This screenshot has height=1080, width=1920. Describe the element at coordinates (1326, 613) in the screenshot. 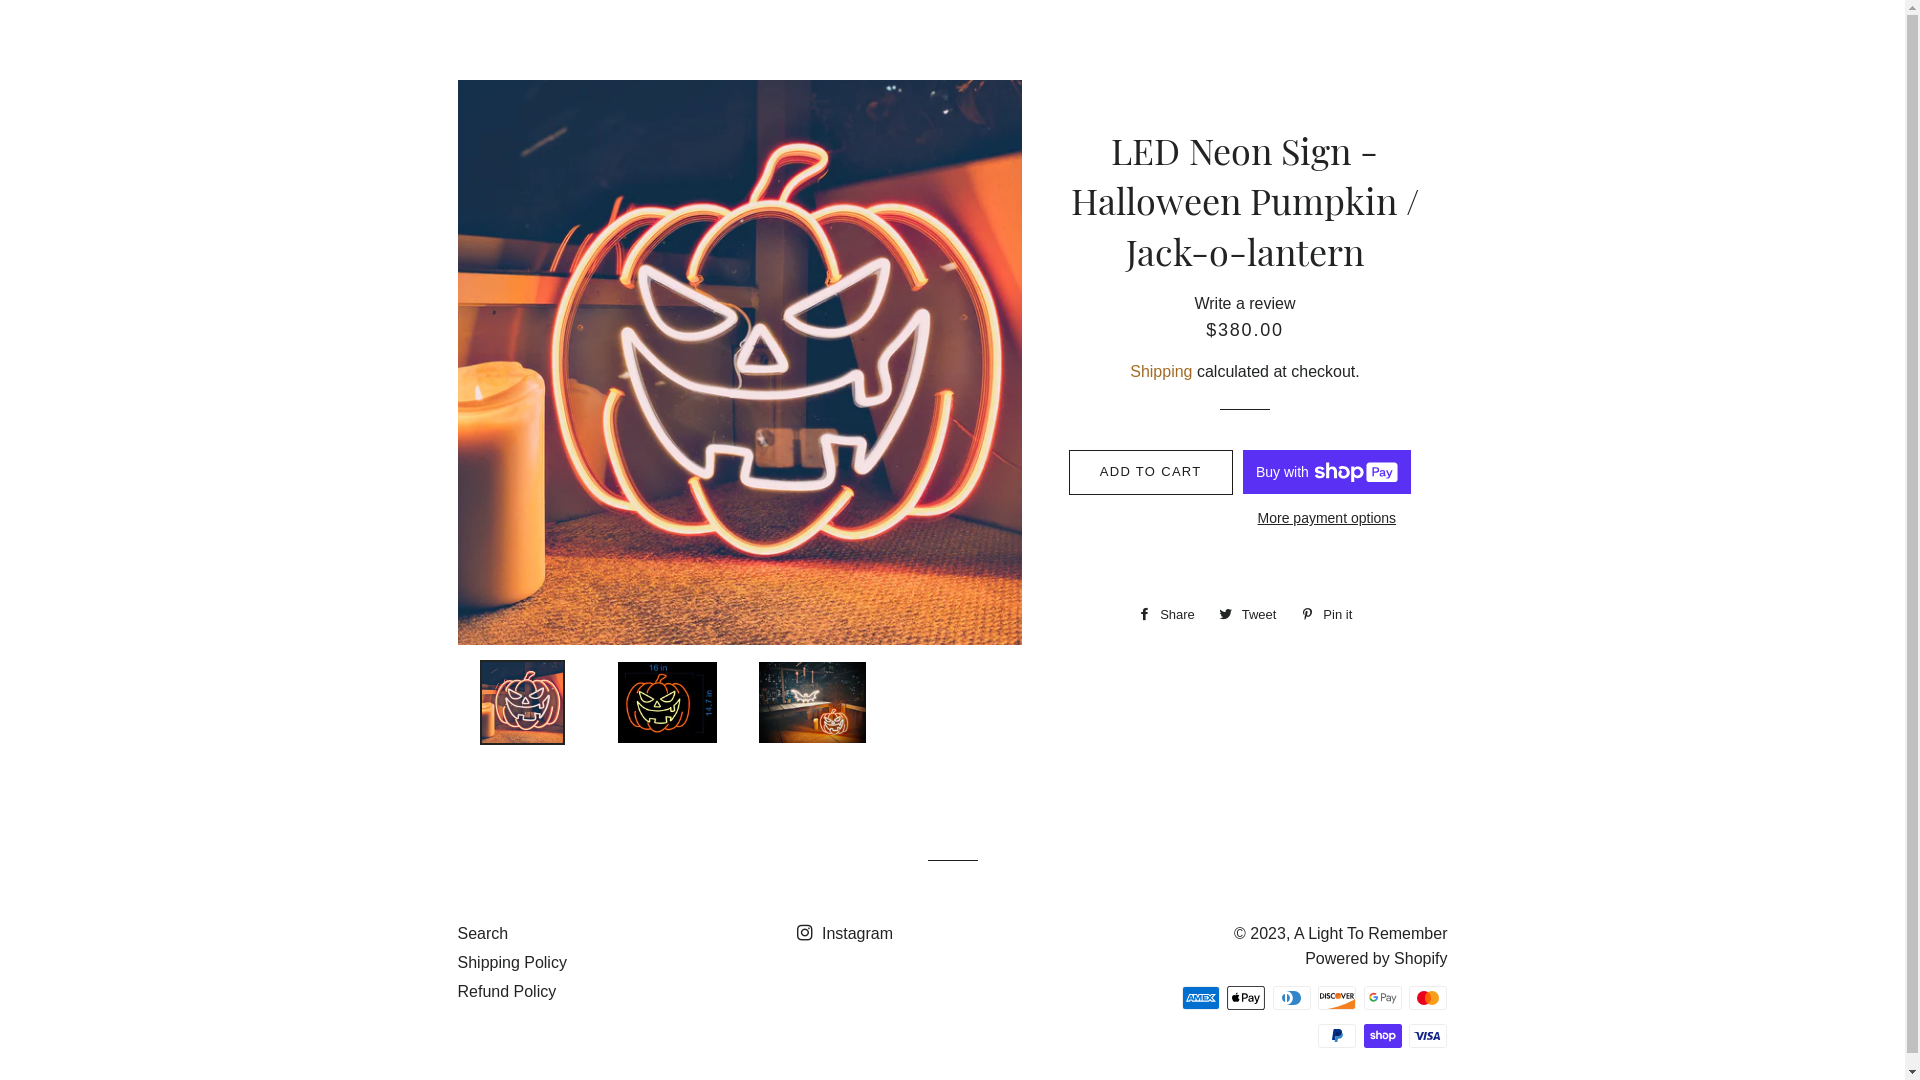

I see `'Pin it` at that location.